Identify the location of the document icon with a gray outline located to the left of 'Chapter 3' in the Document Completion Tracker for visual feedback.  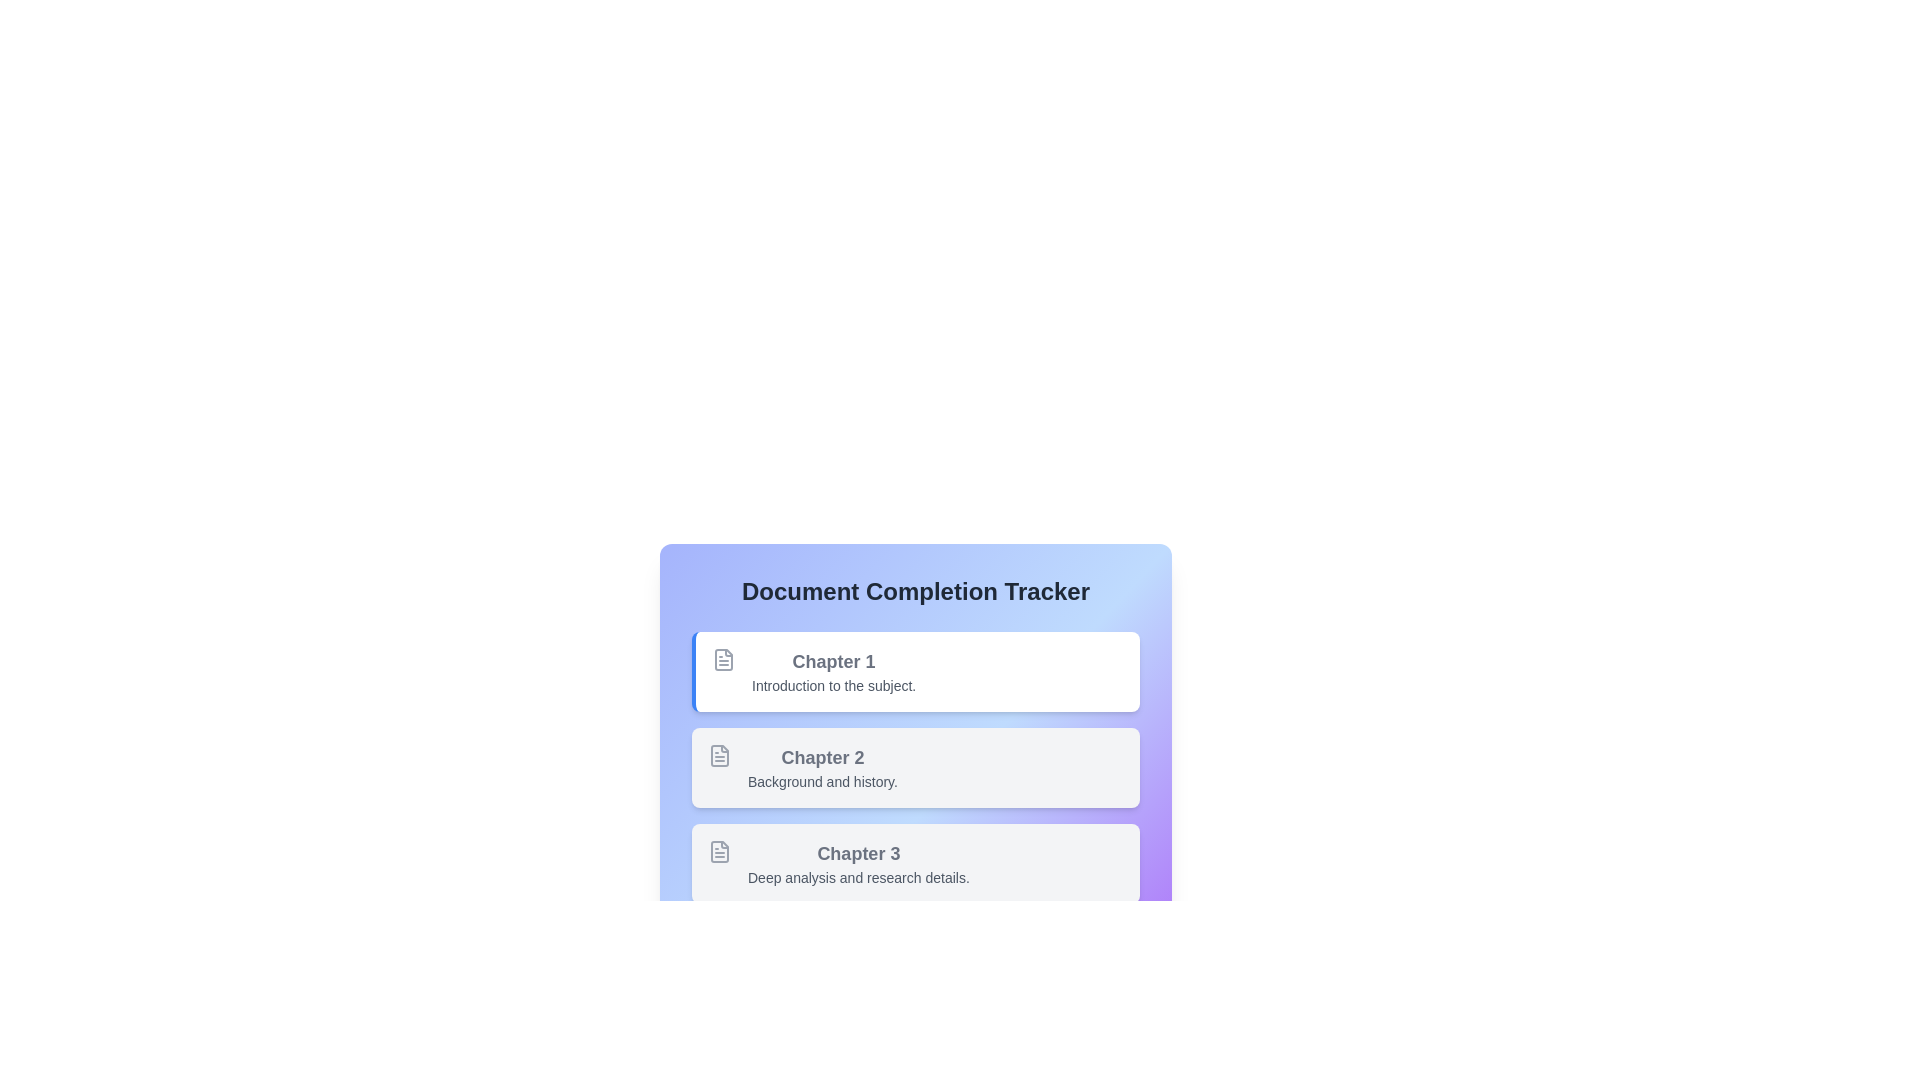
(720, 852).